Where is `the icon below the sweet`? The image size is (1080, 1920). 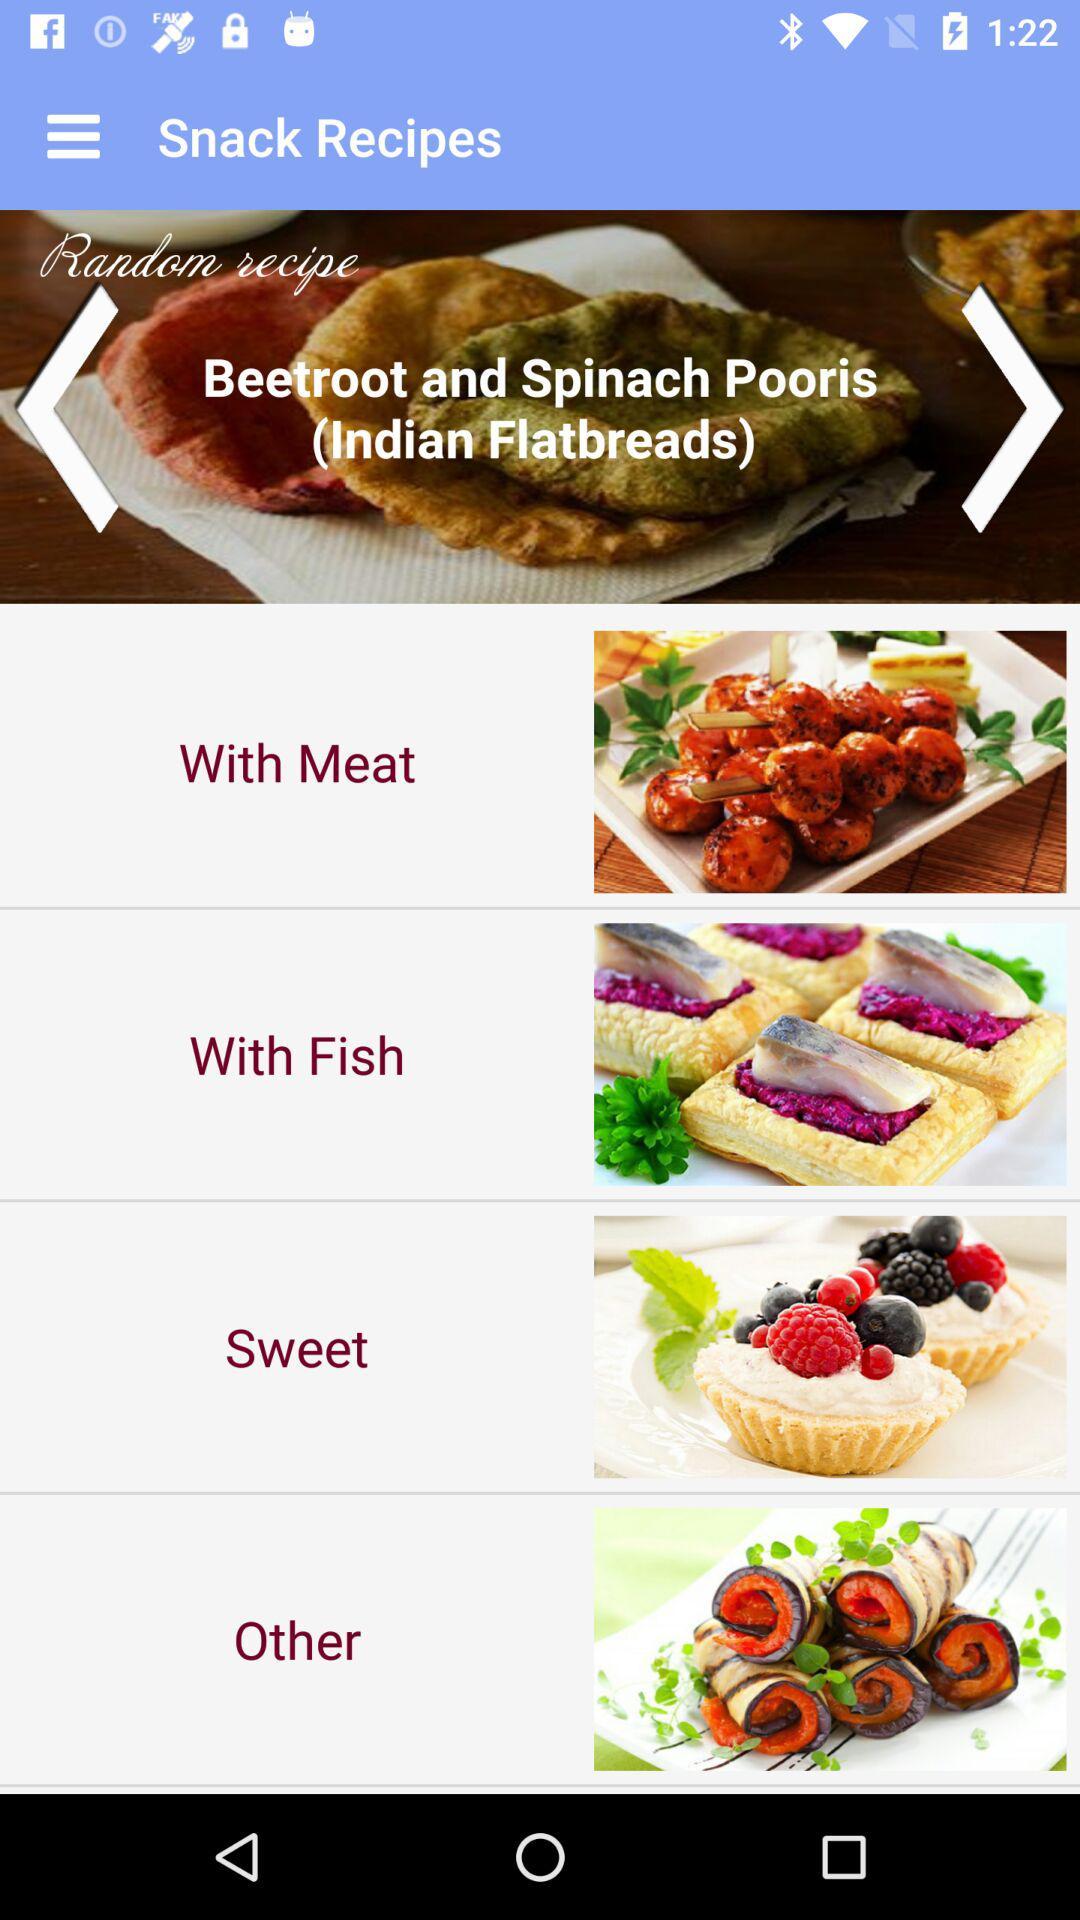
the icon below the sweet is located at coordinates (297, 1639).